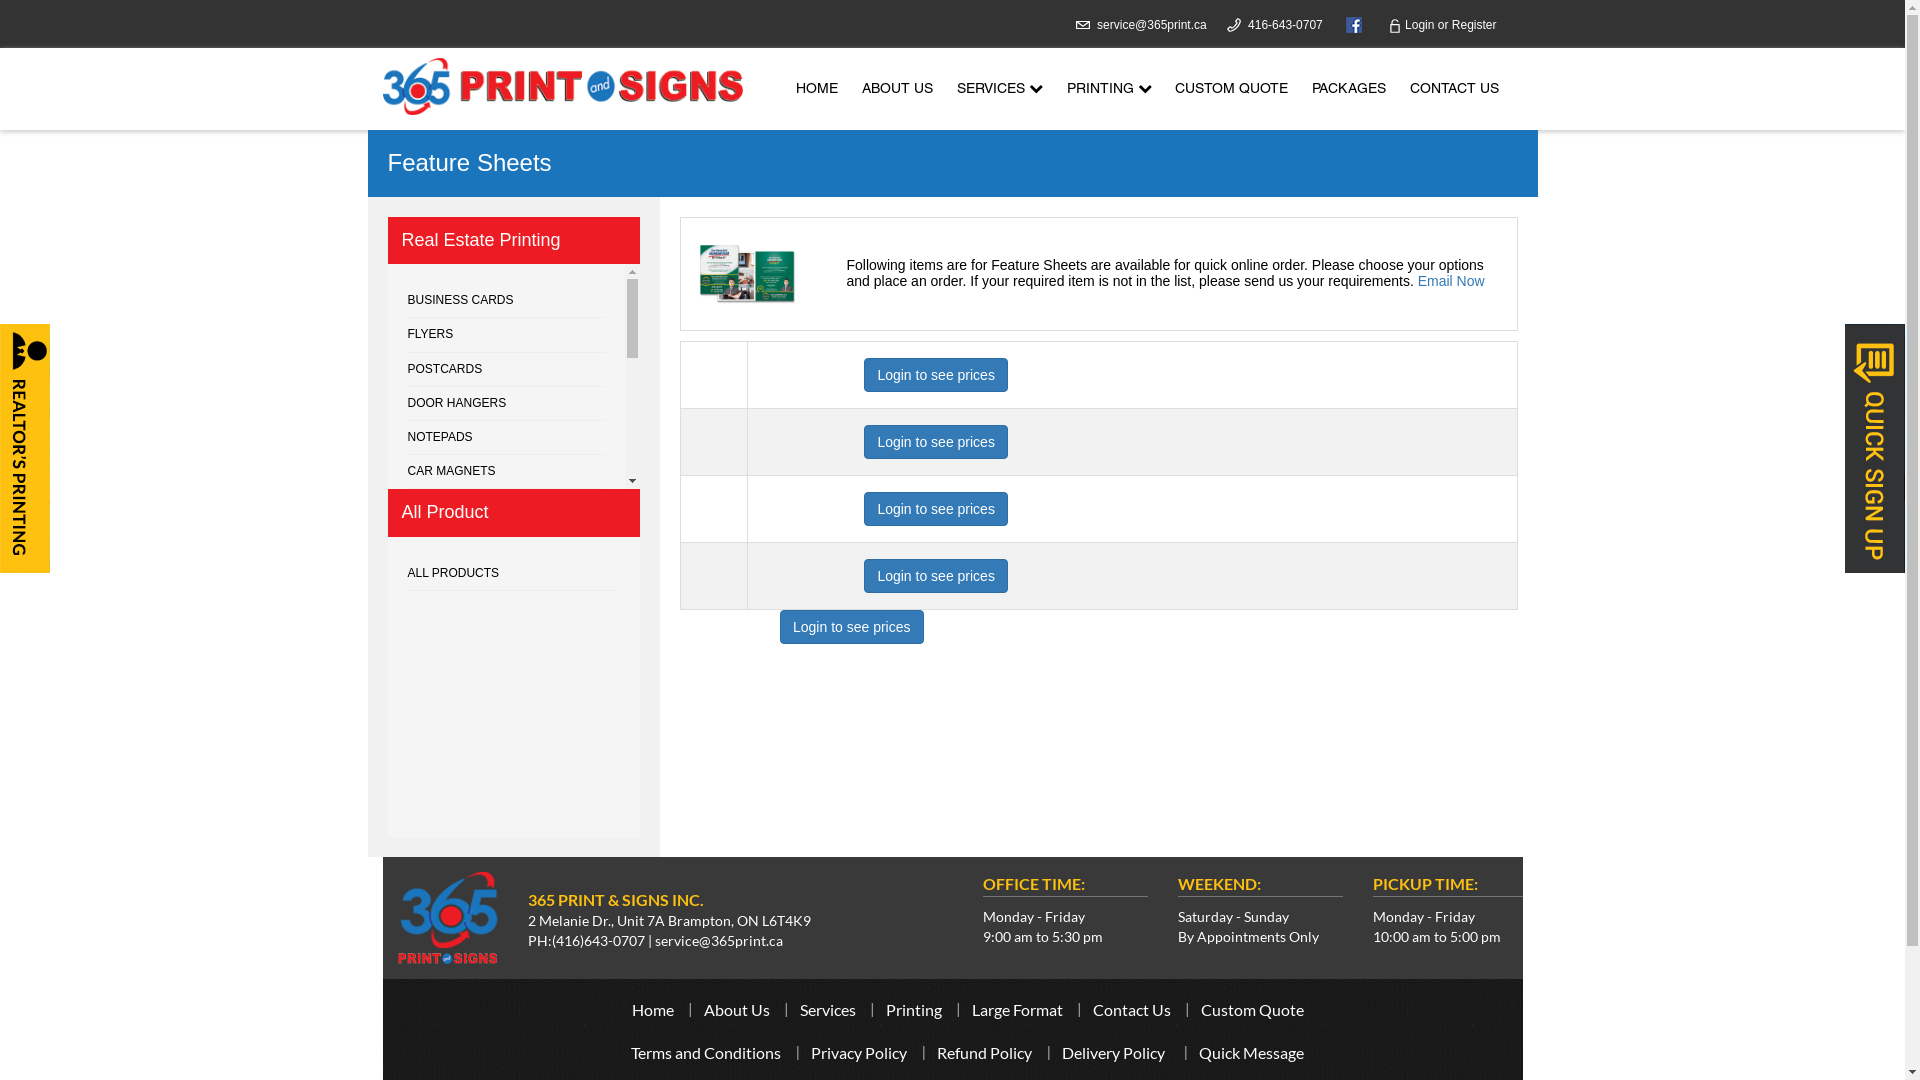 This screenshot has width=1920, height=1080. I want to click on 'CUSTOM QUOTE', so click(1230, 88).